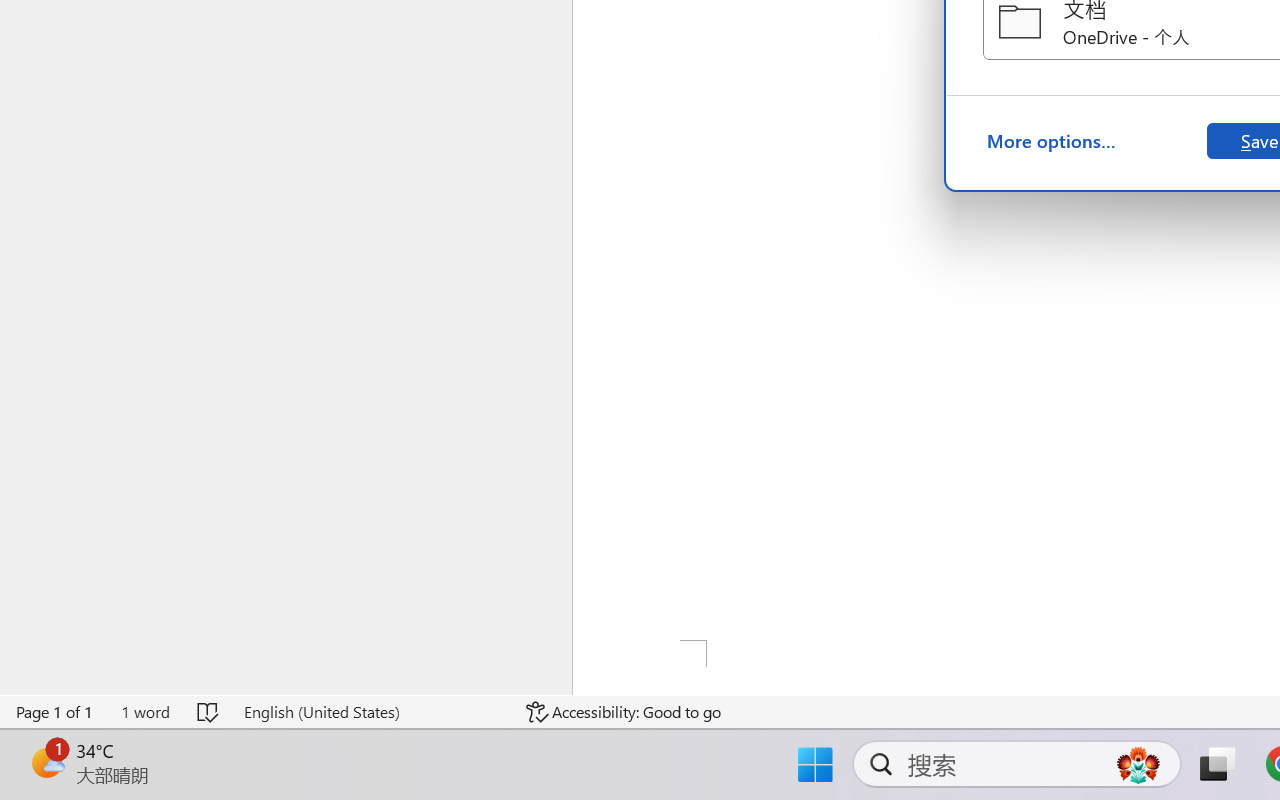  Describe the element at coordinates (623, 711) in the screenshot. I see `'Accessibility Checker Accessibility: Good to go'` at that location.